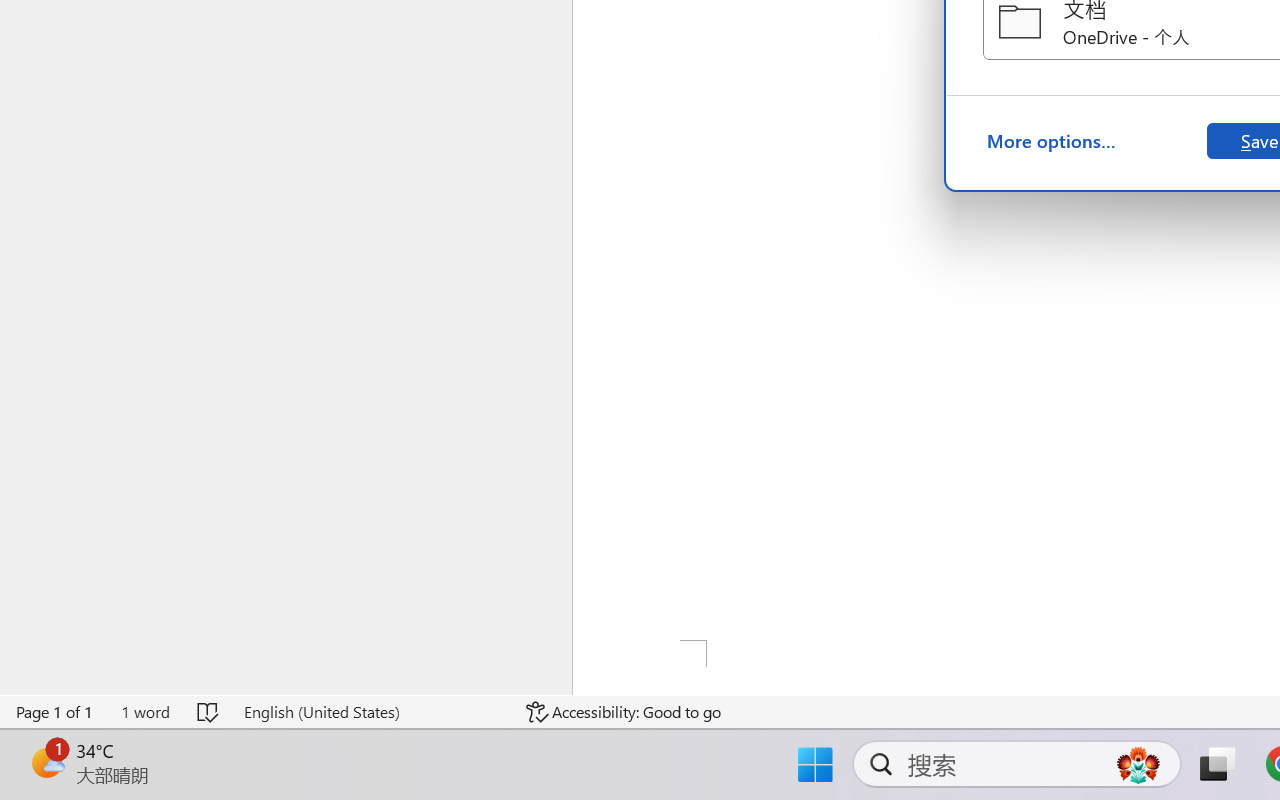  Describe the element at coordinates (623, 711) in the screenshot. I see `'Accessibility Checker Accessibility: Good to go'` at that location.